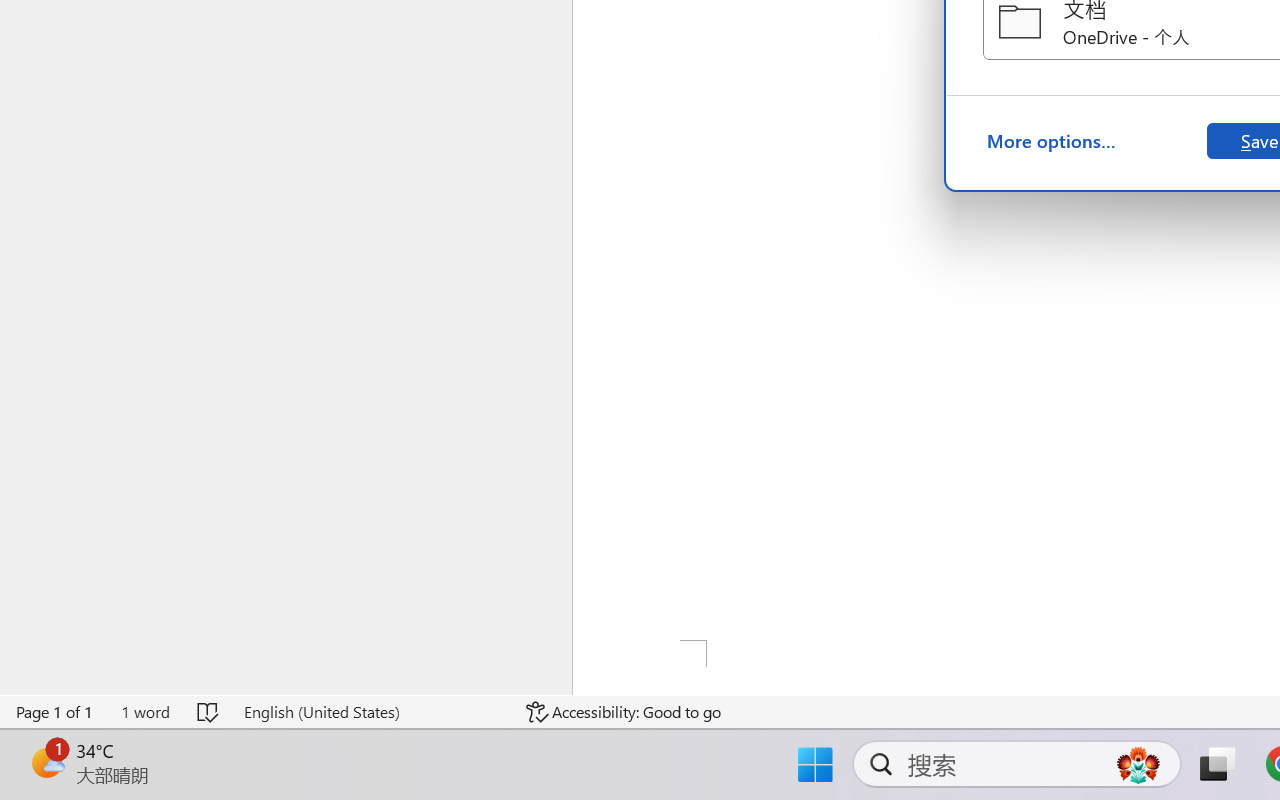  Describe the element at coordinates (623, 711) in the screenshot. I see `'Accessibility Checker Accessibility: Good to go'` at that location.